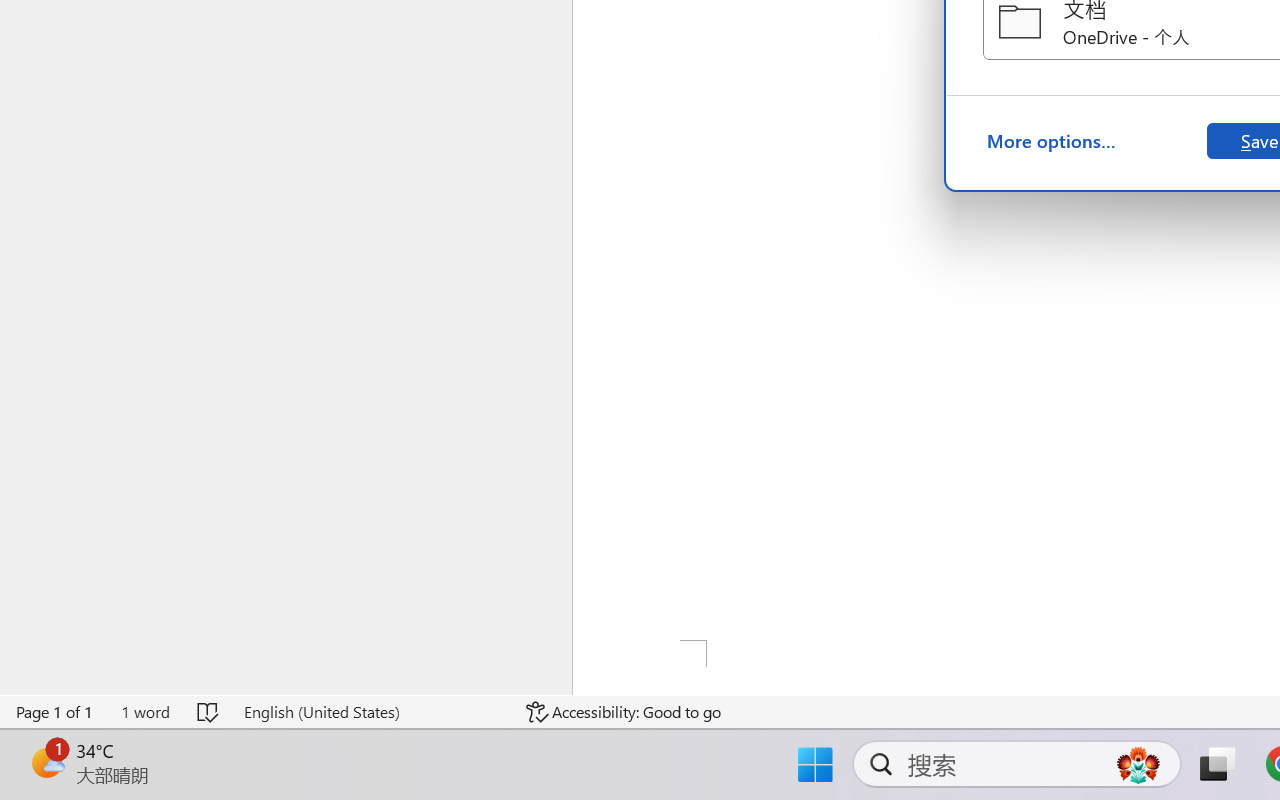  Describe the element at coordinates (623, 711) in the screenshot. I see `'Accessibility Checker Accessibility: Good to go'` at that location.